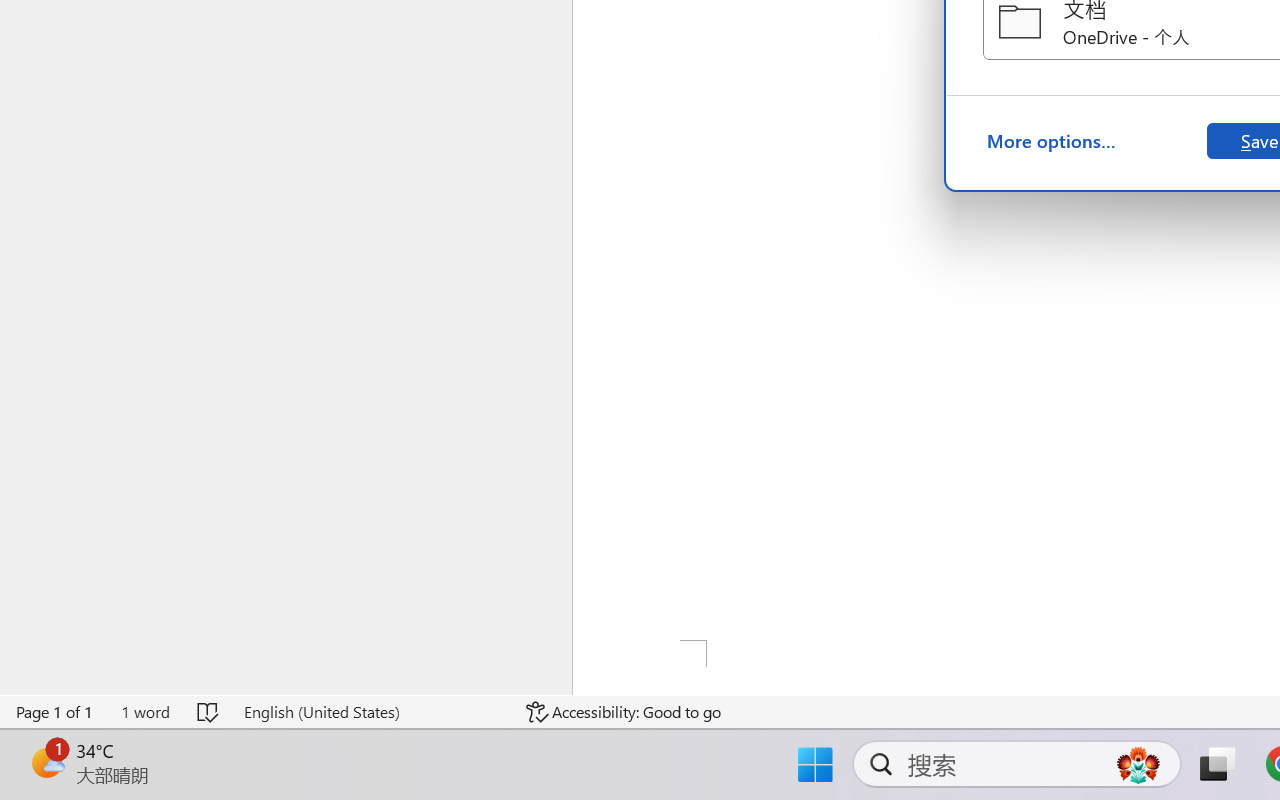  Describe the element at coordinates (623, 711) in the screenshot. I see `'Accessibility Checker Accessibility: Good to go'` at that location.